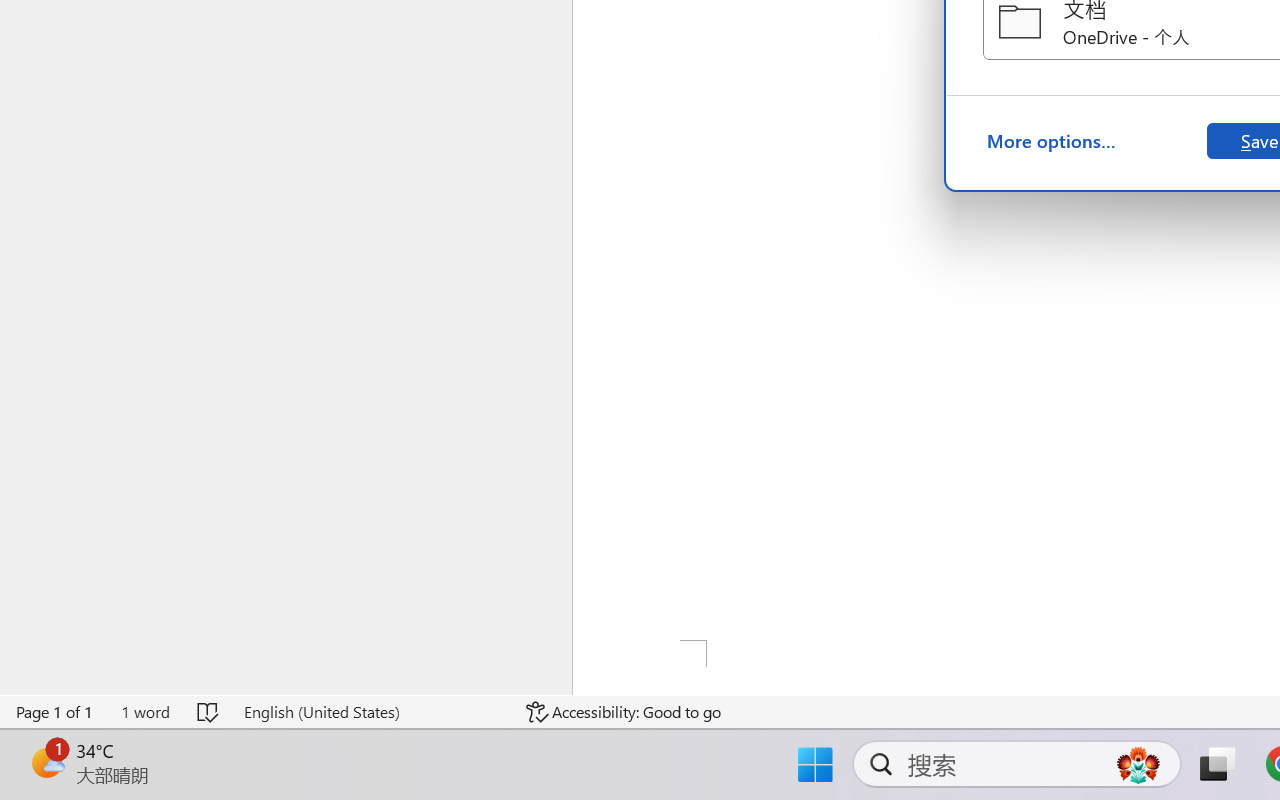  Describe the element at coordinates (623, 711) in the screenshot. I see `'Accessibility Checker Accessibility: Good to go'` at that location.